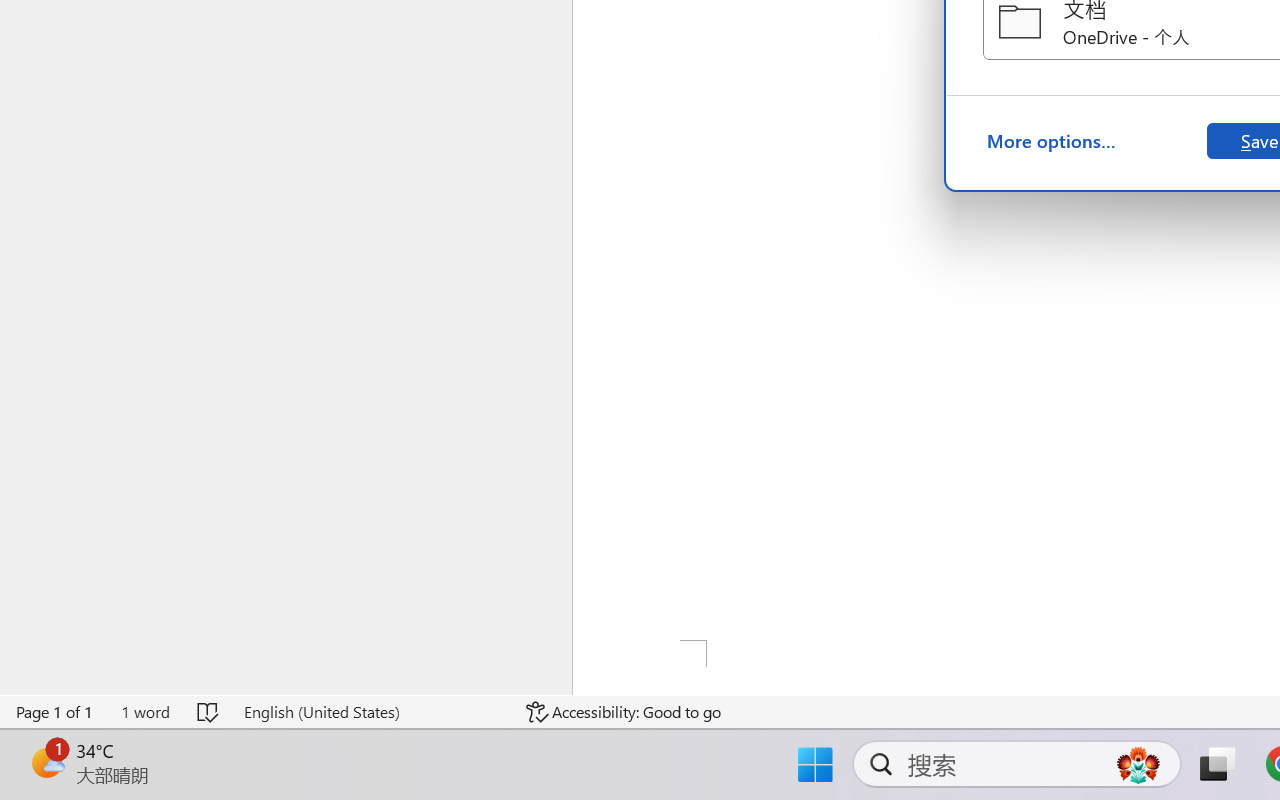  Describe the element at coordinates (623, 711) in the screenshot. I see `'Accessibility Checker Accessibility: Good to go'` at that location.